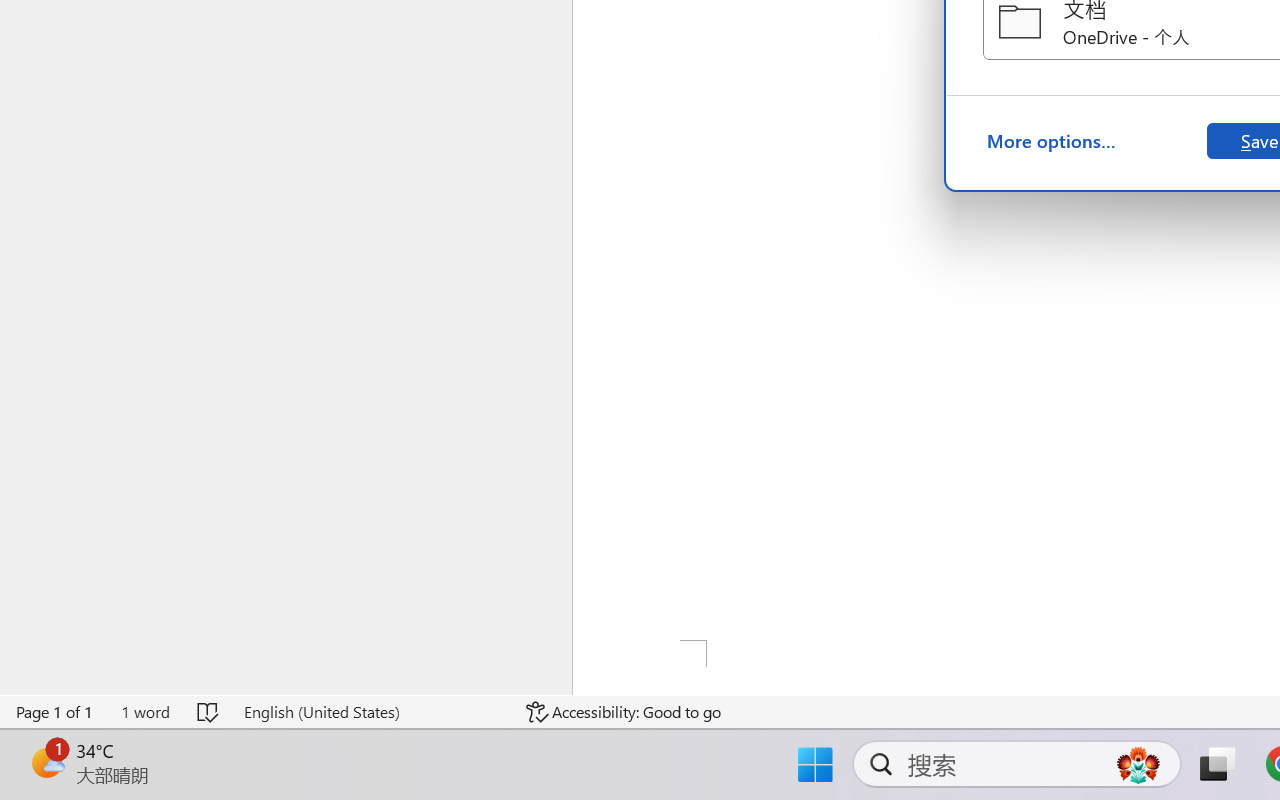  Describe the element at coordinates (623, 711) in the screenshot. I see `'Accessibility Checker Accessibility: Good to go'` at that location.